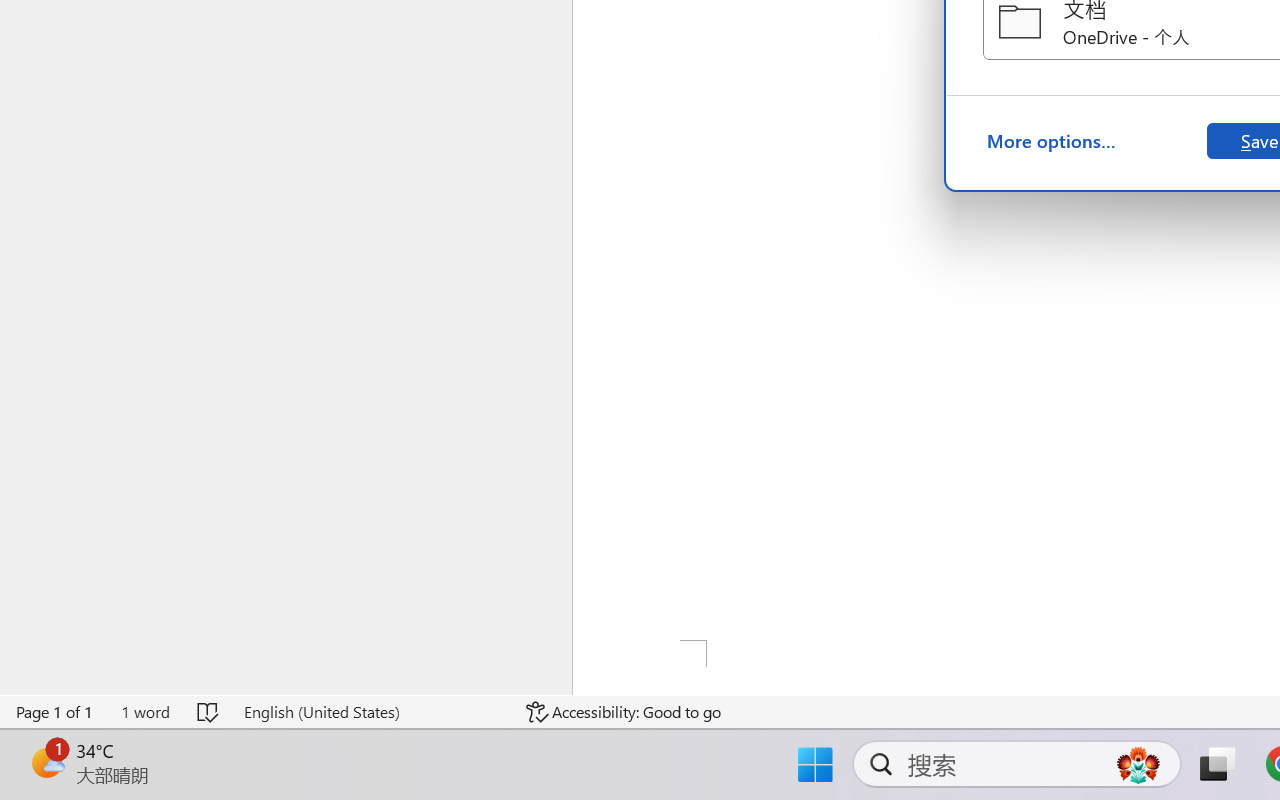  Describe the element at coordinates (623, 711) in the screenshot. I see `'Accessibility Checker Accessibility: Good to go'` at that location.